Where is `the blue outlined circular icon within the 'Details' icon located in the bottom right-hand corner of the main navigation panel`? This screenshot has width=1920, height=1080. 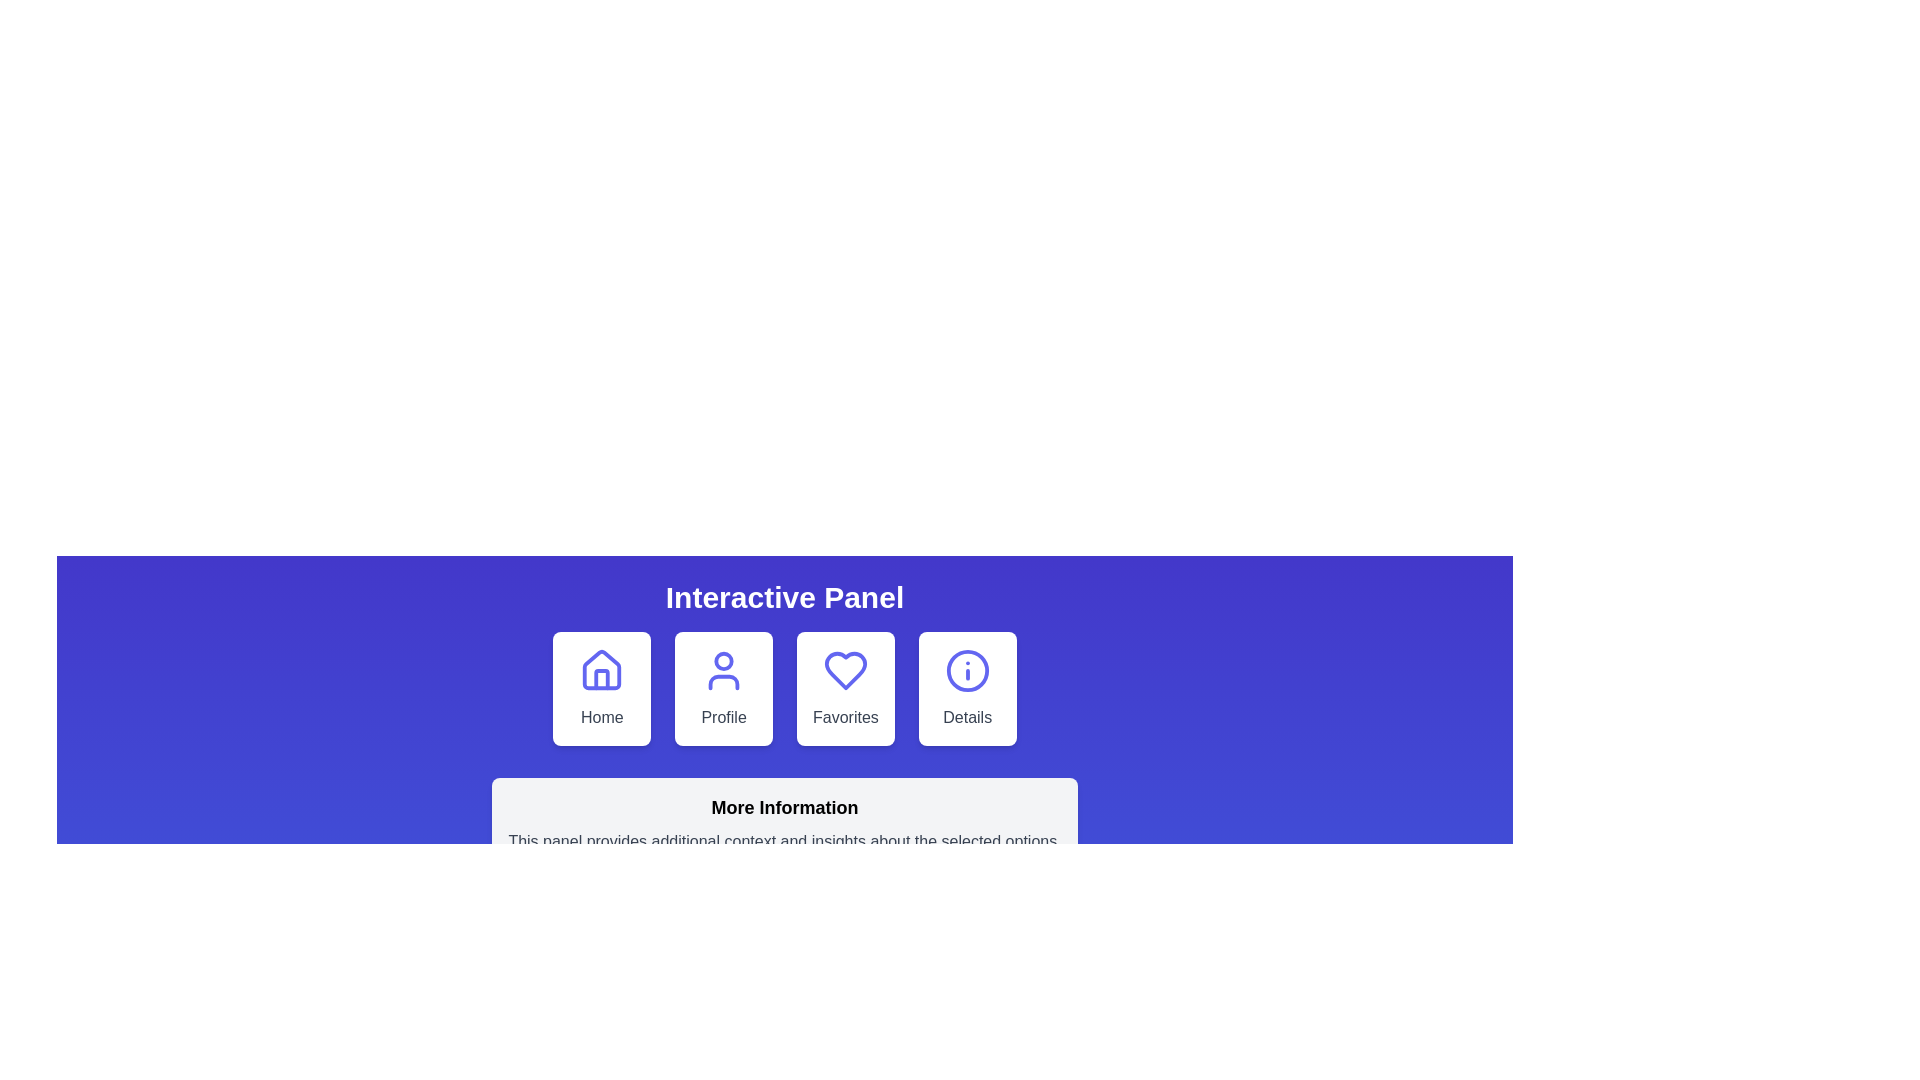 the blue outlined circular icon within the 'Details' icon located in the bottom right-hand corner of the main navigation panel is located at coordinates (967, 671).